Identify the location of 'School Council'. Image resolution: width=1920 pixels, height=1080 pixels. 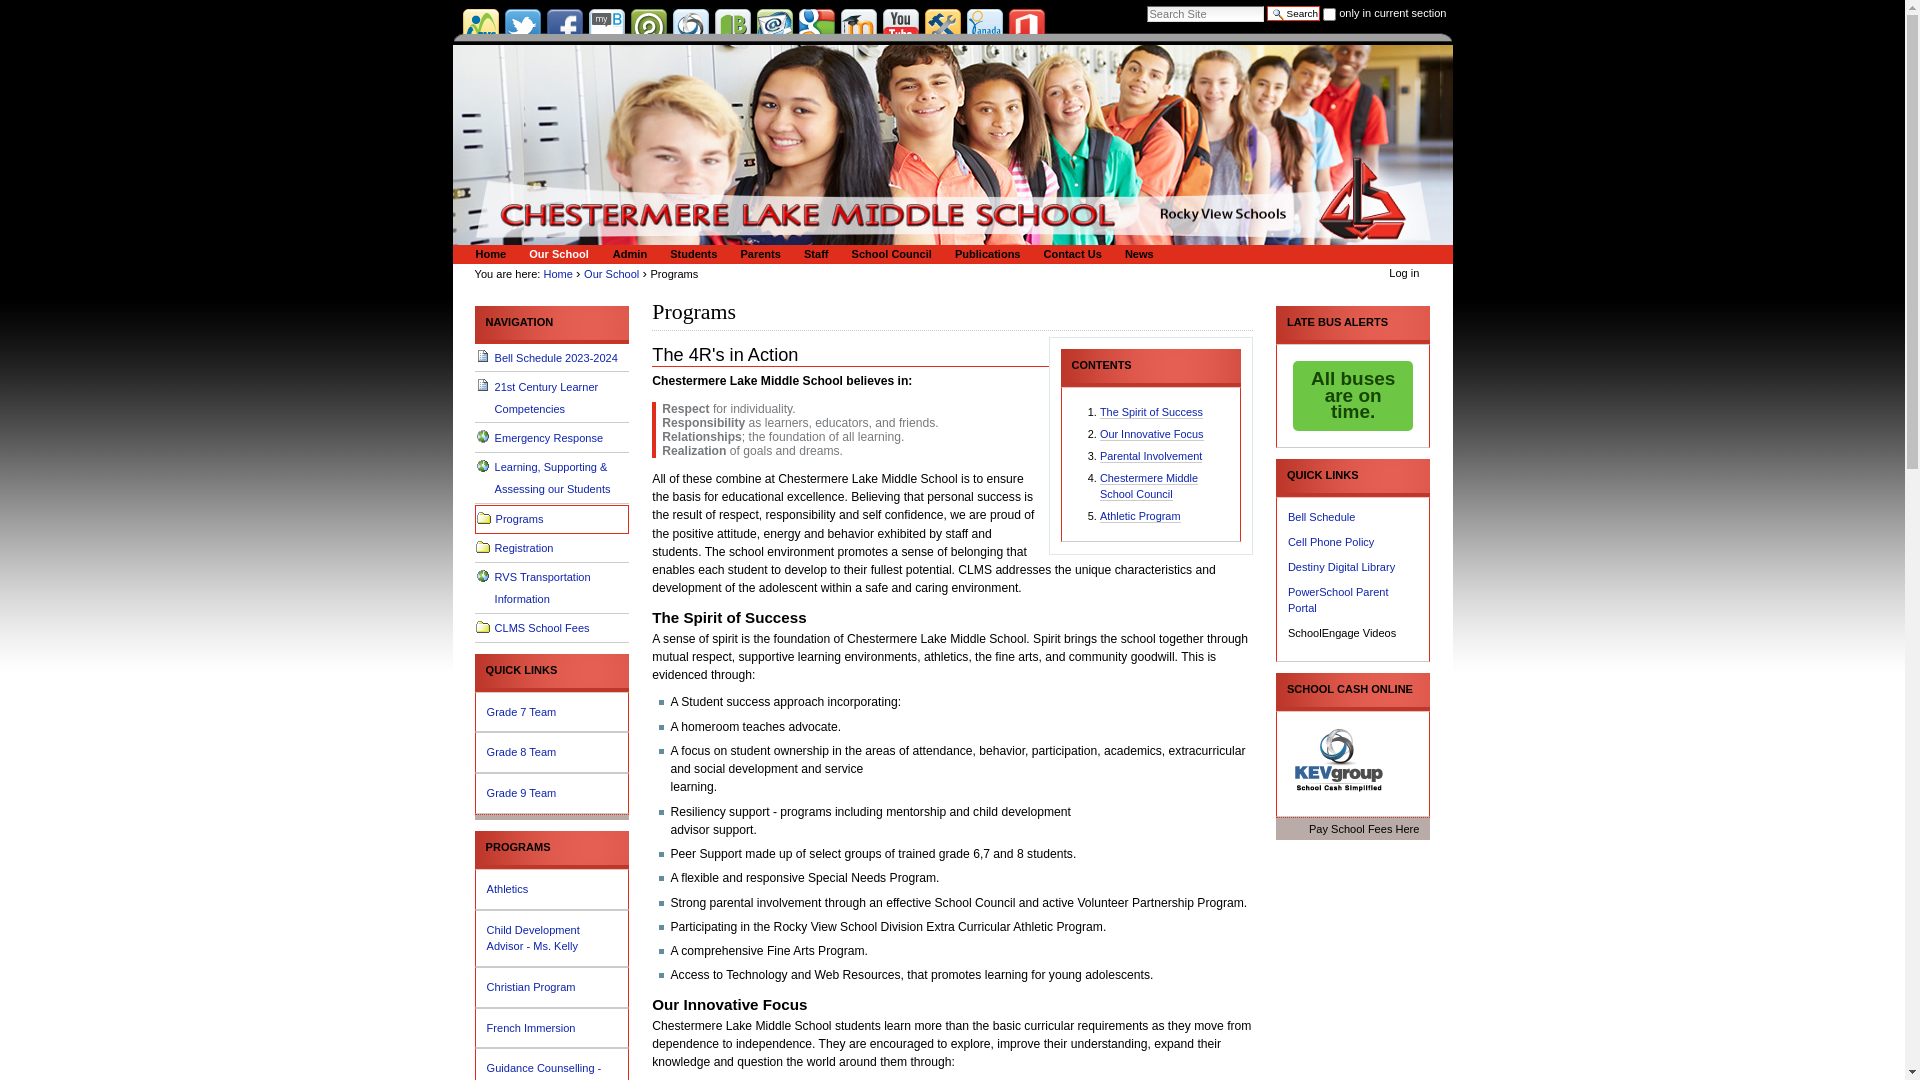
(887, 253).